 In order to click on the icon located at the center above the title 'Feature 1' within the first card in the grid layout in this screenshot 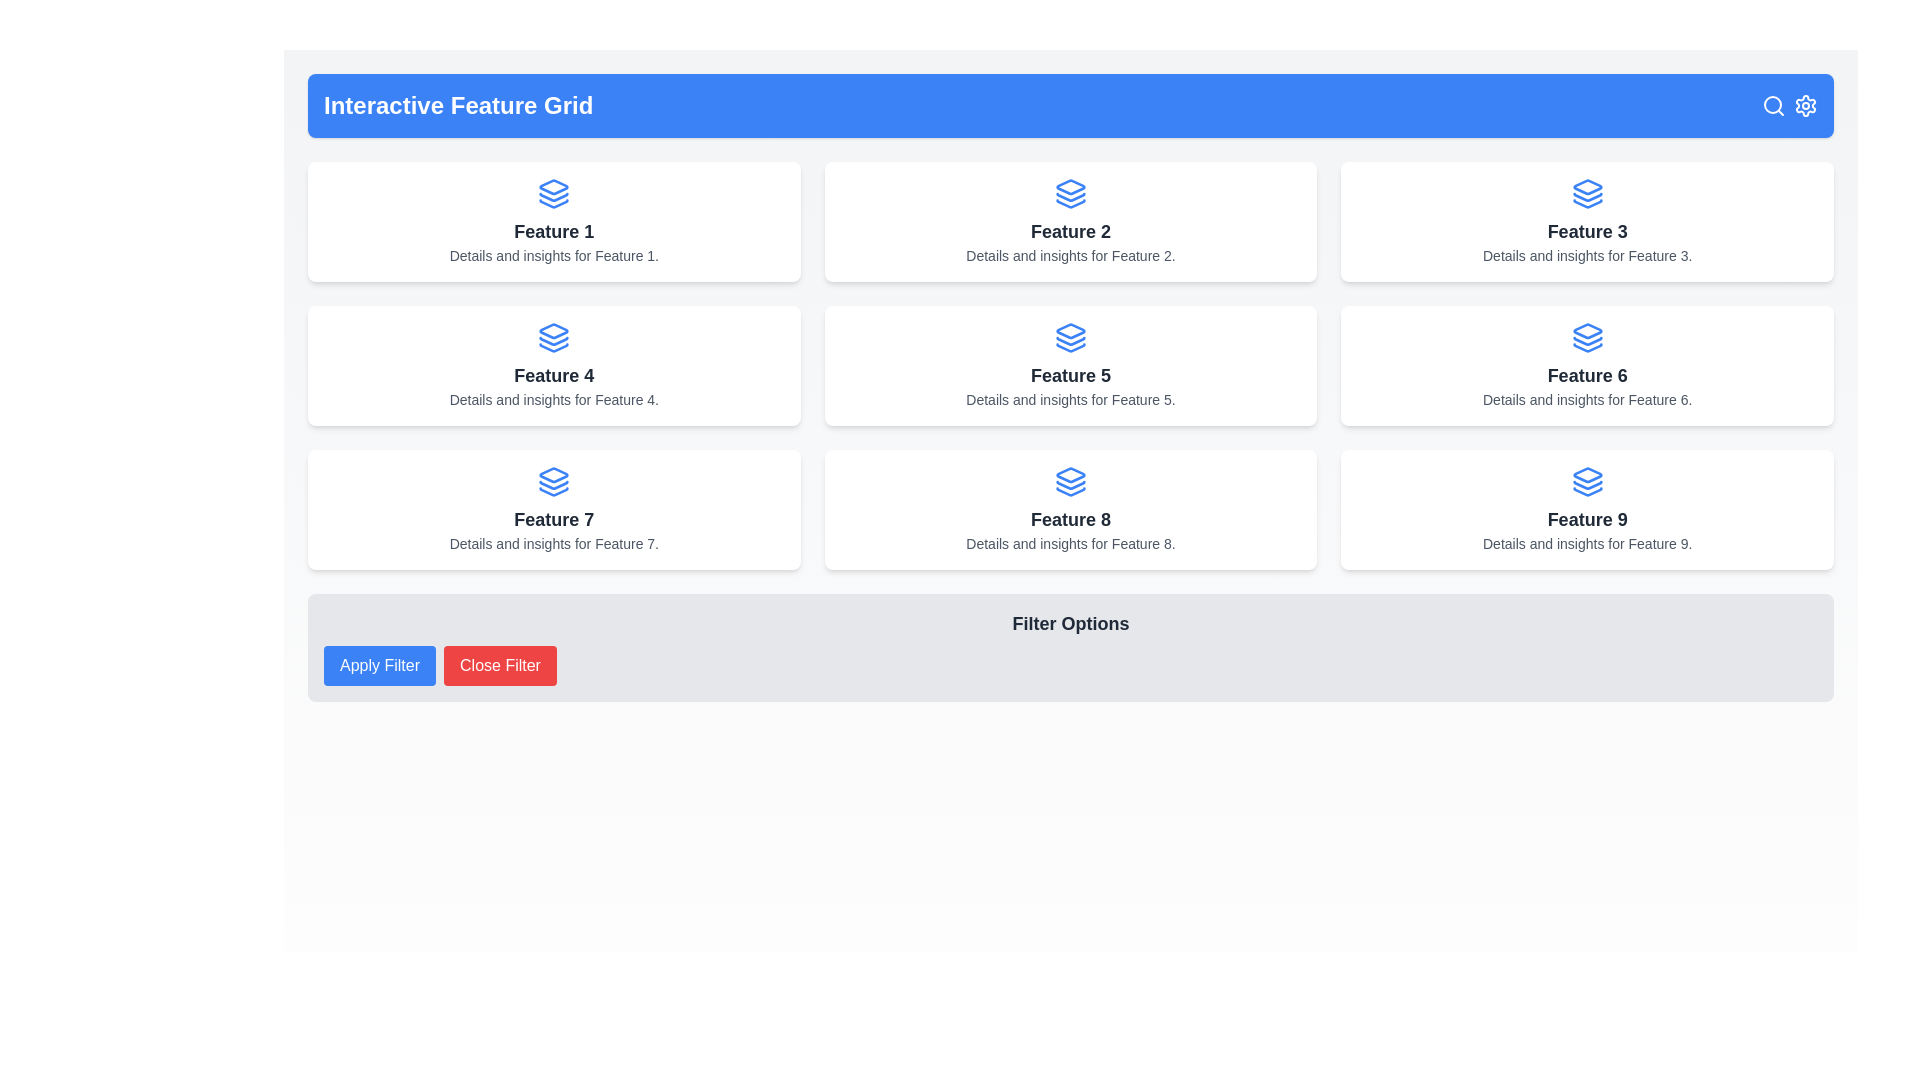, I will do `click(554, 193)`.